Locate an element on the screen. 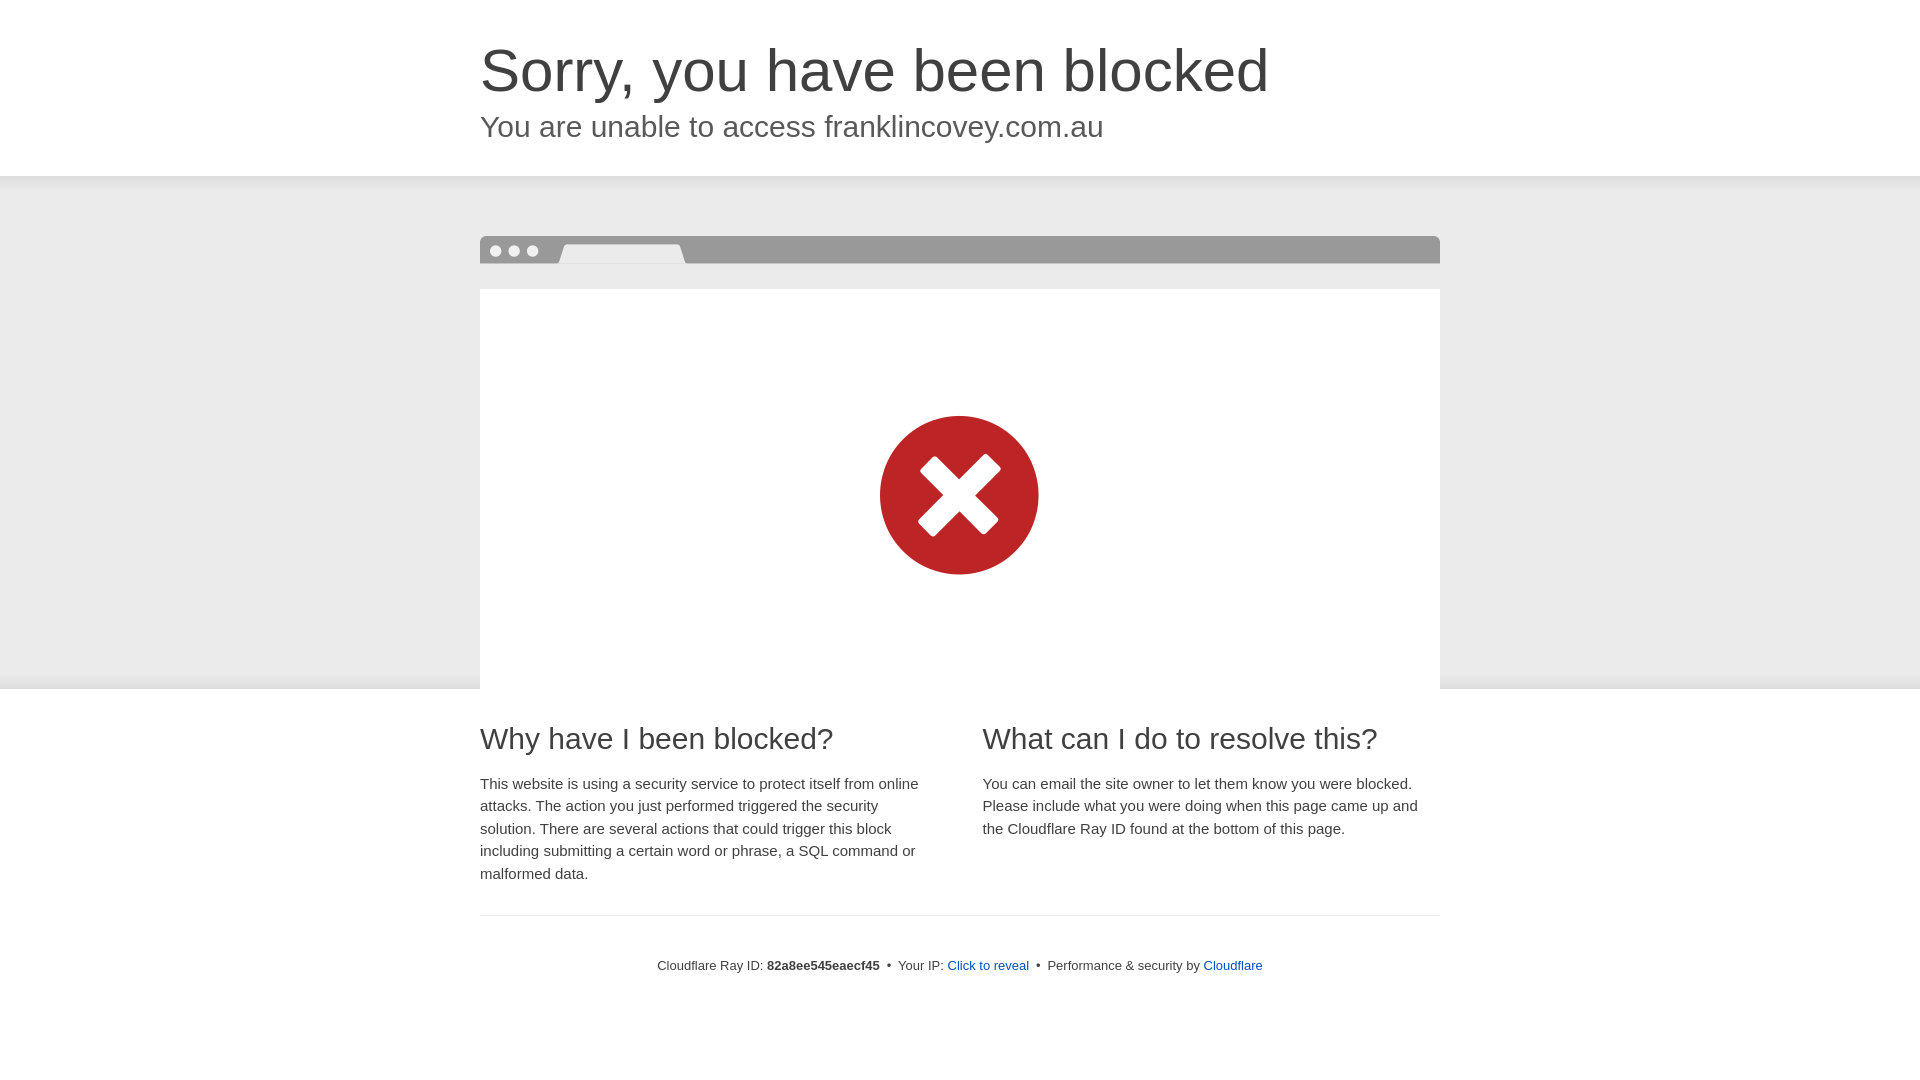 This screenshot has height=1080, width=1920. 'Click to reveal' is located at coordinates (988, 964).